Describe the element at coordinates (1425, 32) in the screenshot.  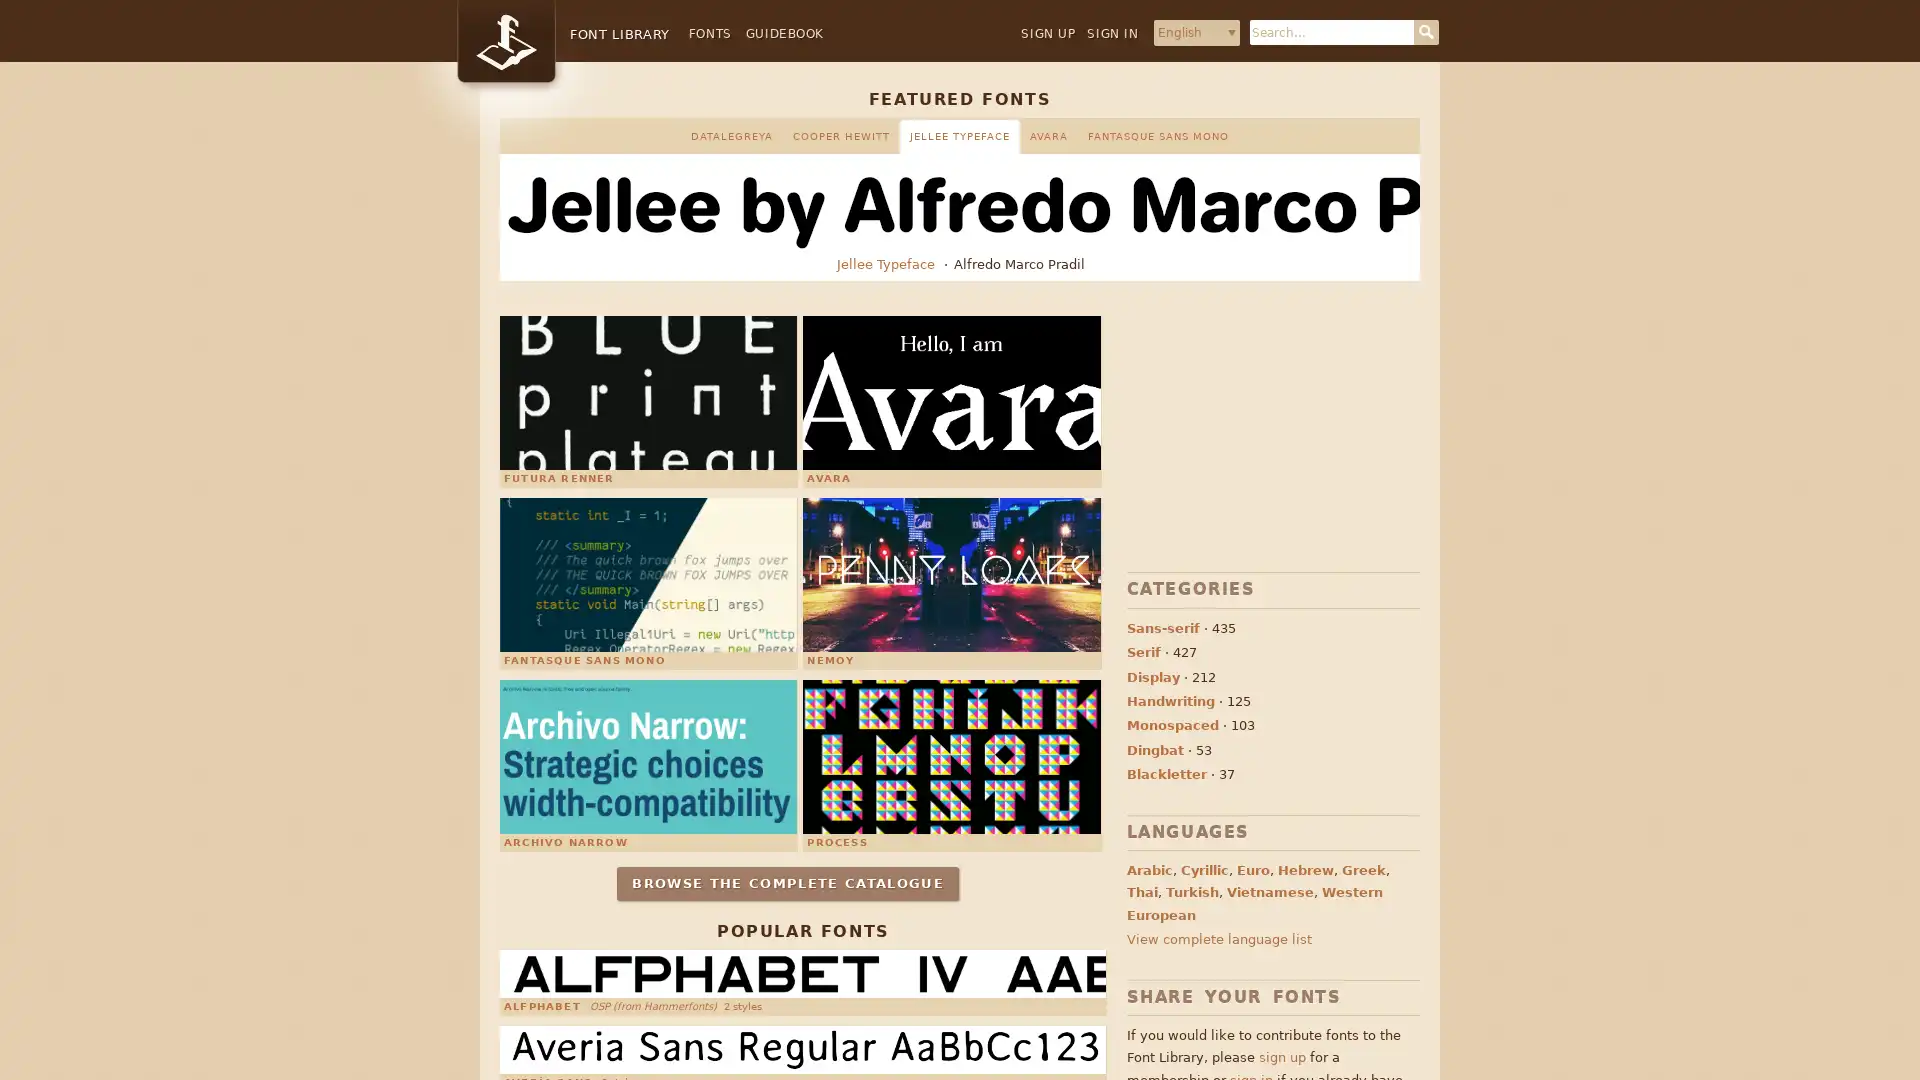
I see `Search` at that location.